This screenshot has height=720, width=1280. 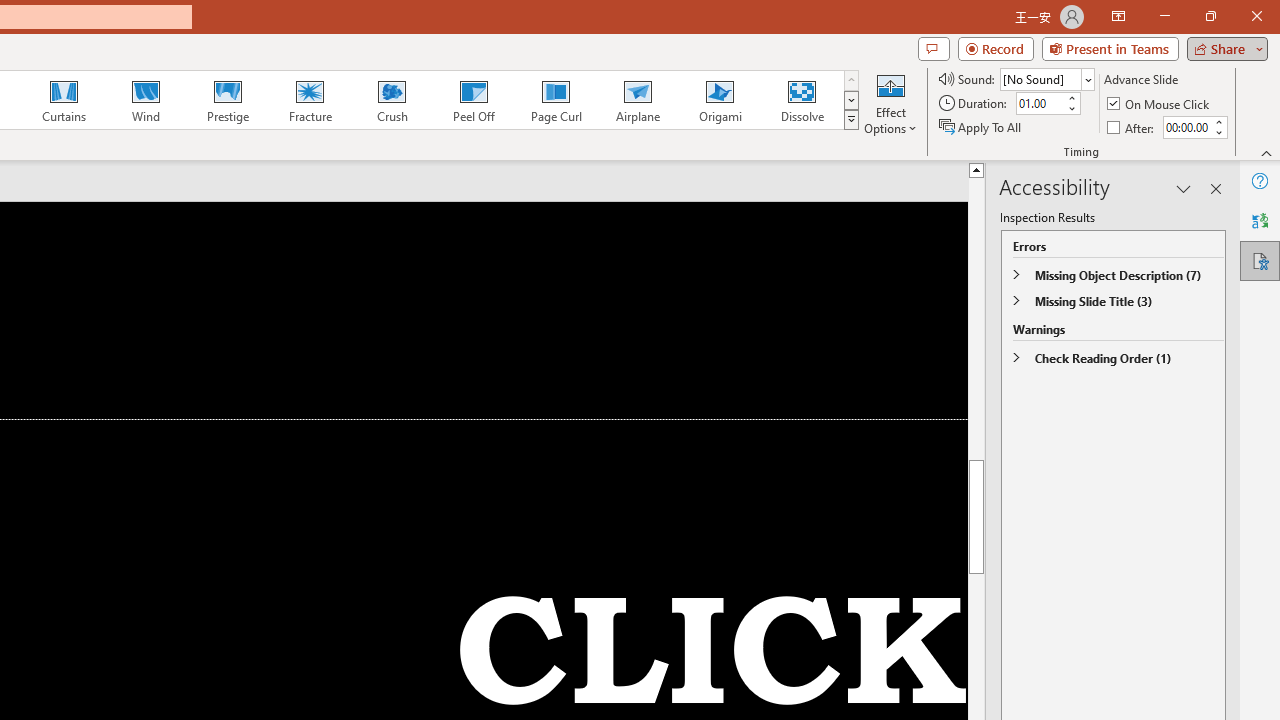 What do you see at coordinates (1217, 132) in the screenshot?
I see `'Less'` at bounding box center [1217, 132].